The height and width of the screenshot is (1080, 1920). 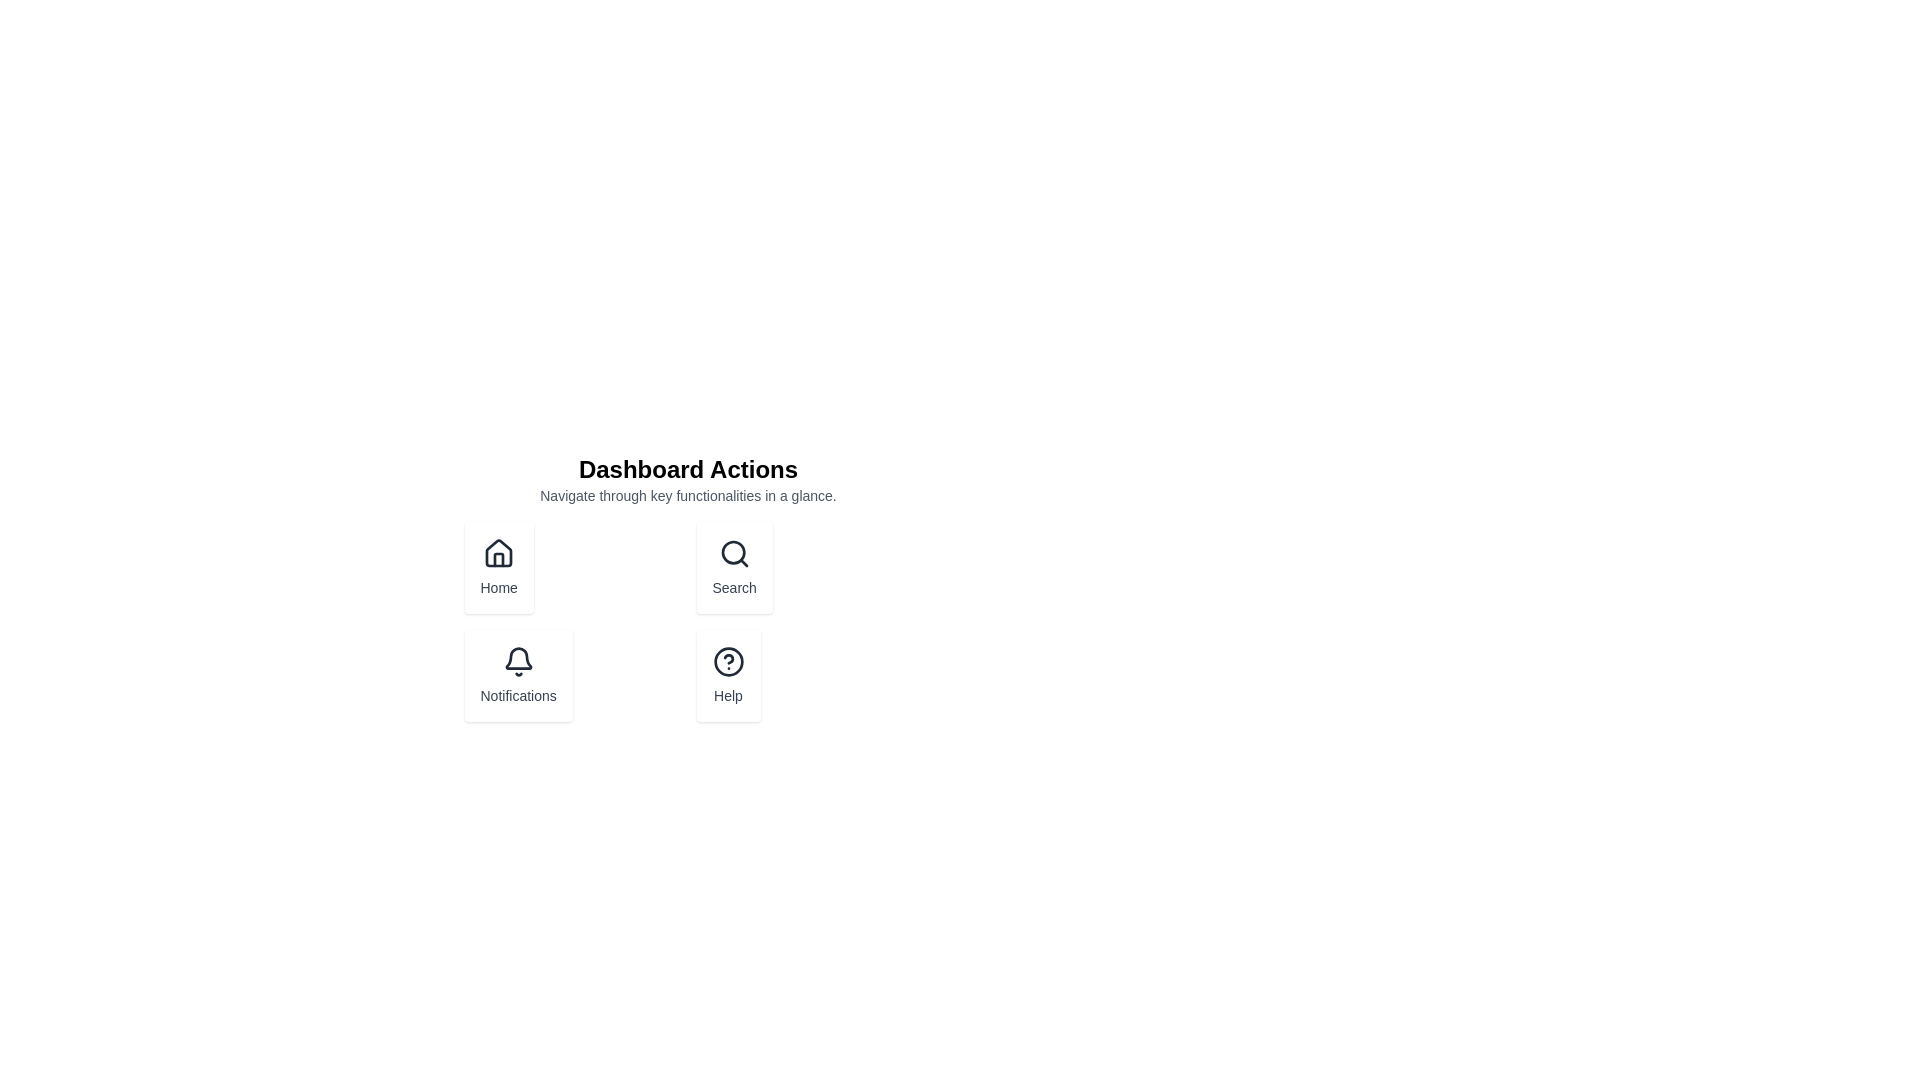 What do you see at coordinates (518, 662) in the screenshot?
I see `the decorative notification icon located in the bottom-left group of the four main action buttons in the user interface` at bounding box center [518, 662].